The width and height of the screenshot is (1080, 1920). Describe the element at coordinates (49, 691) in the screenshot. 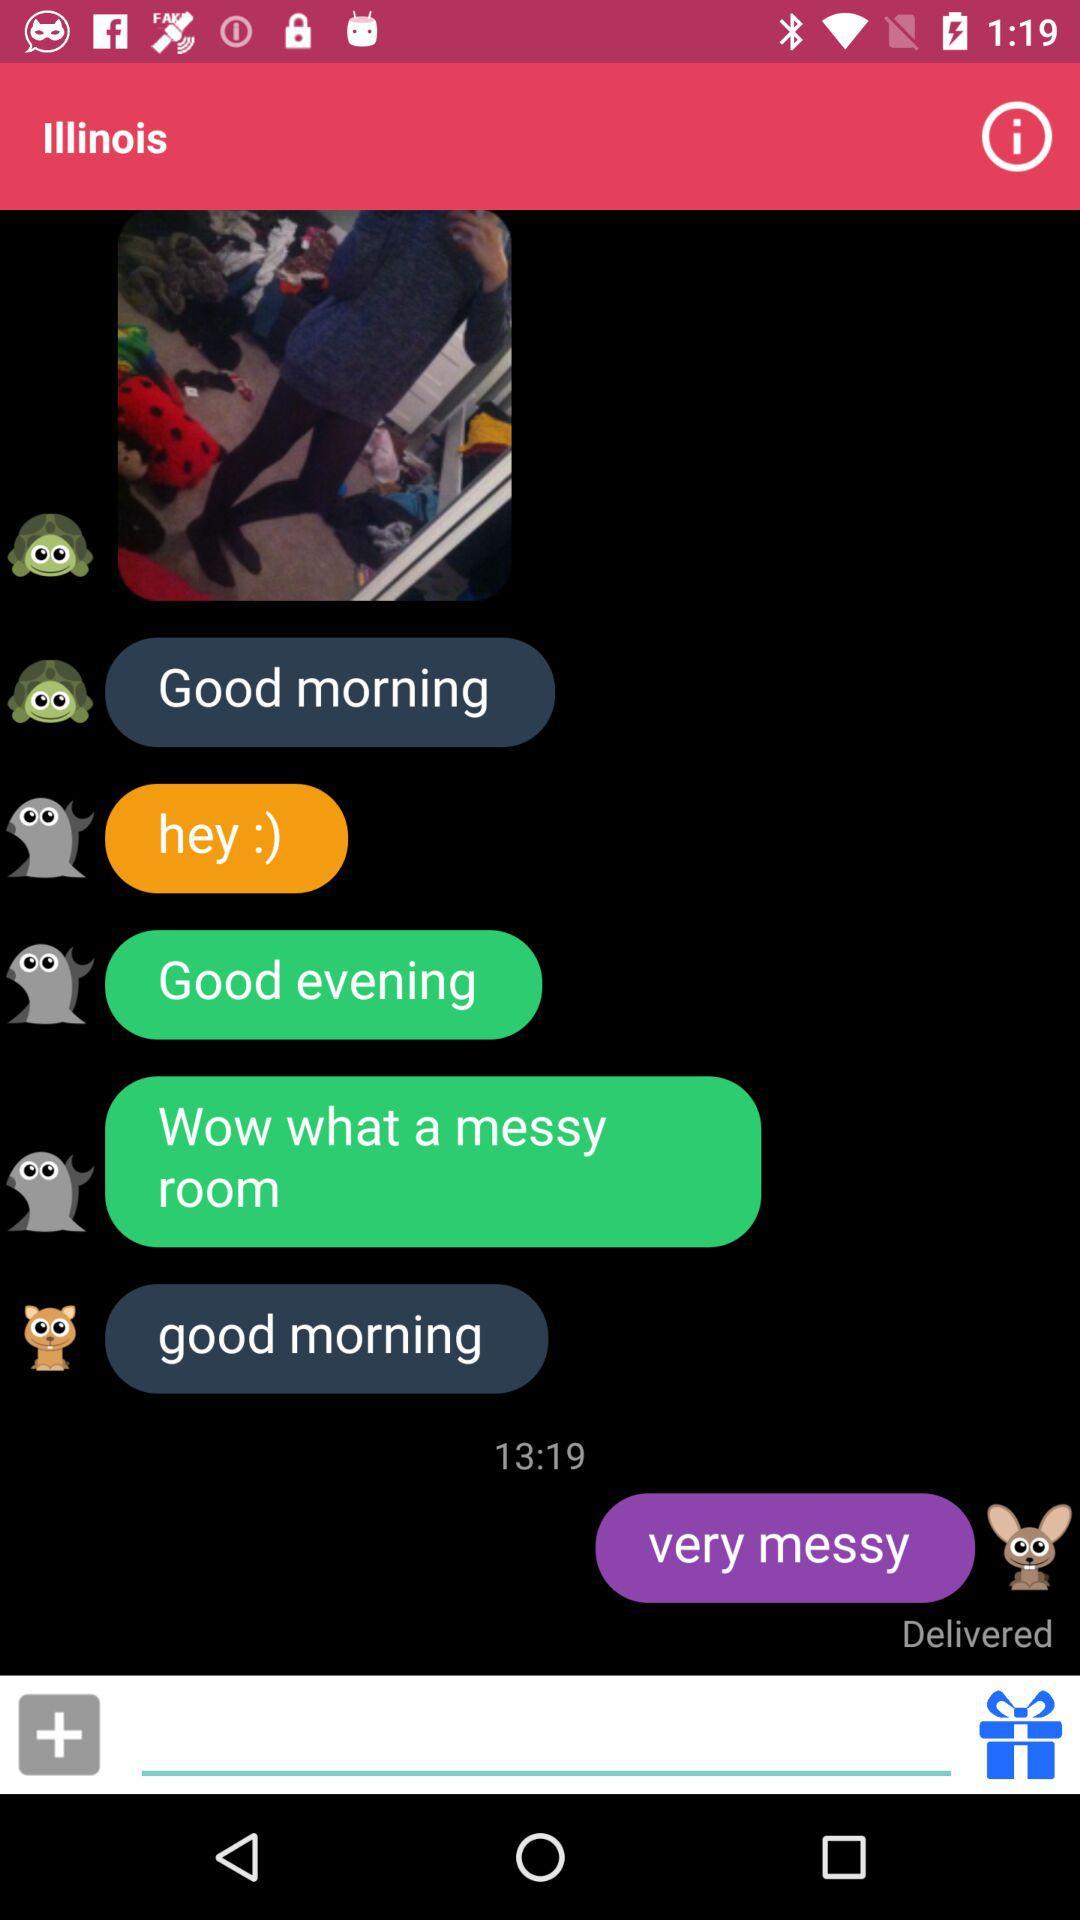

I see `contact 's icon` at that location.